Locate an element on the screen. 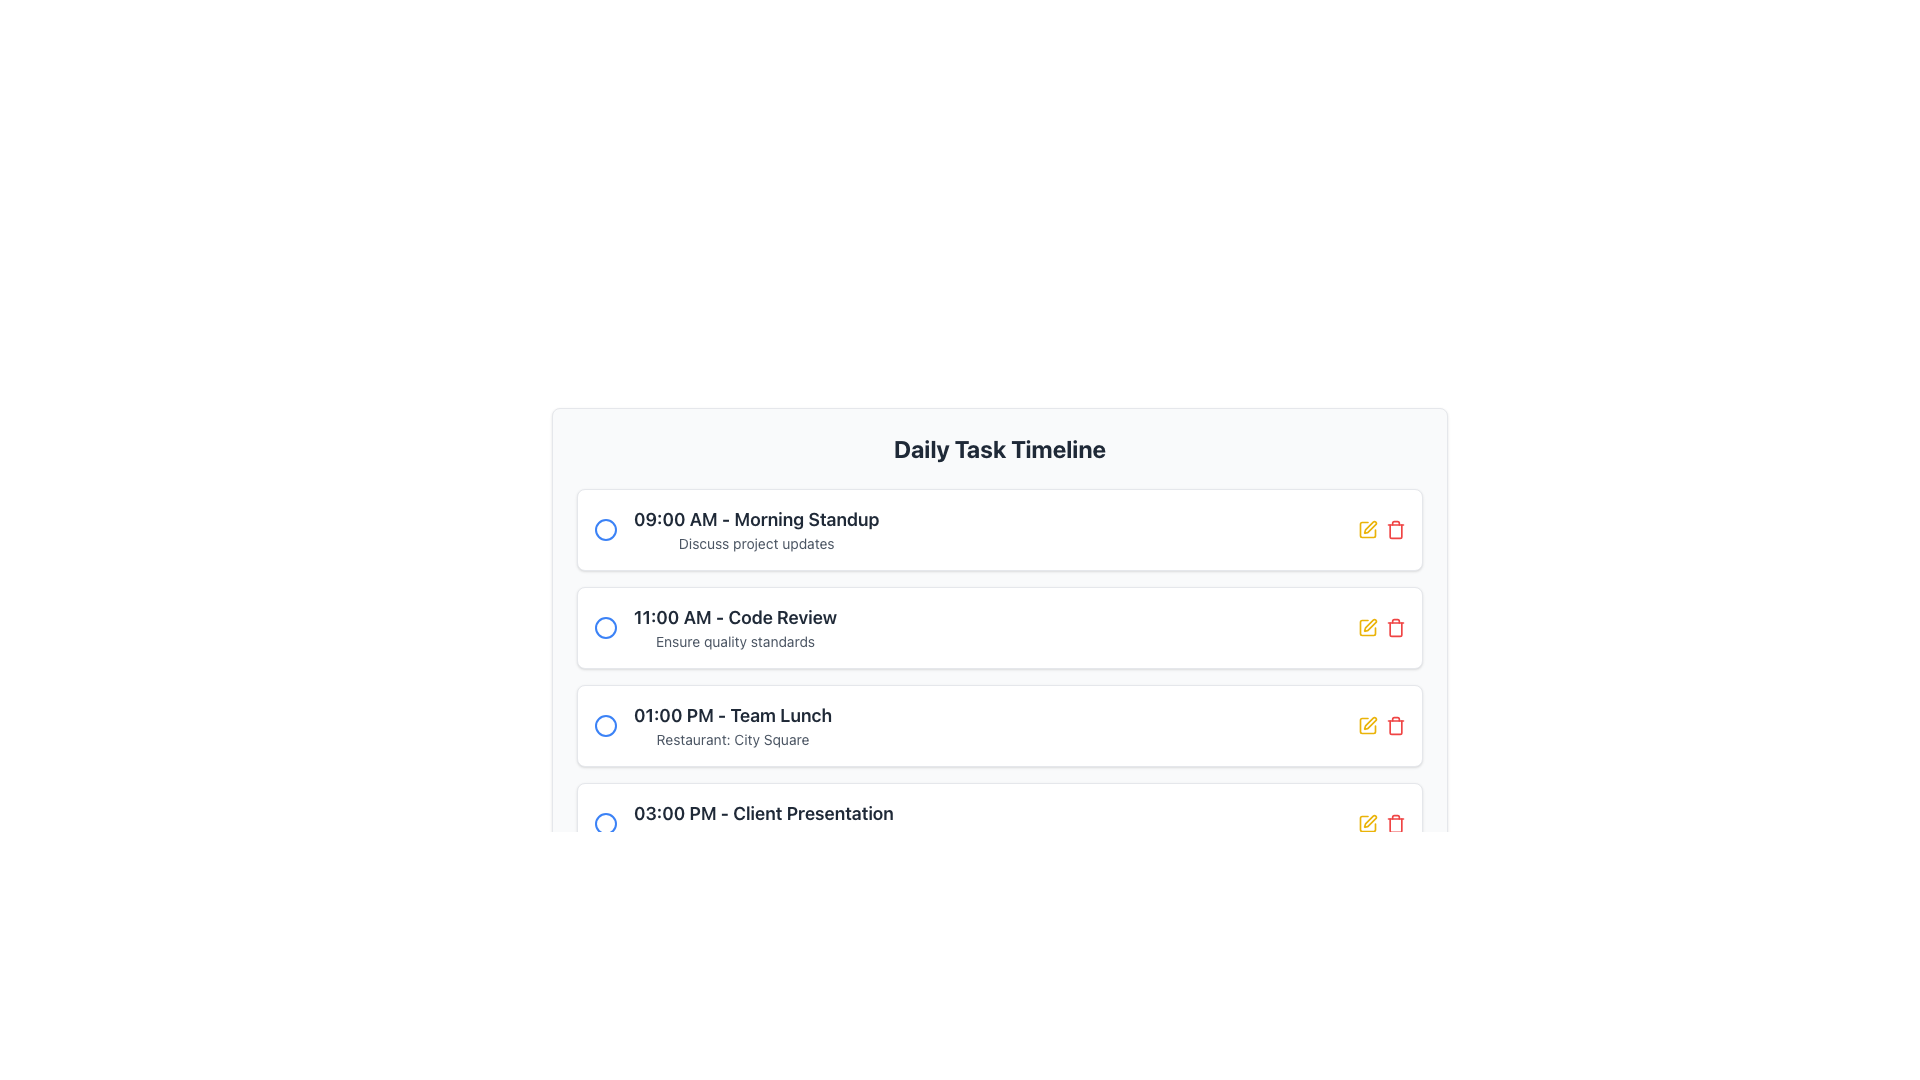 This screenshot has width=1920, height=1080. the 'Client Presentation' scheduled task text element located at the bottom of the Daily Task Timeline is located at coordinates (762, 813).